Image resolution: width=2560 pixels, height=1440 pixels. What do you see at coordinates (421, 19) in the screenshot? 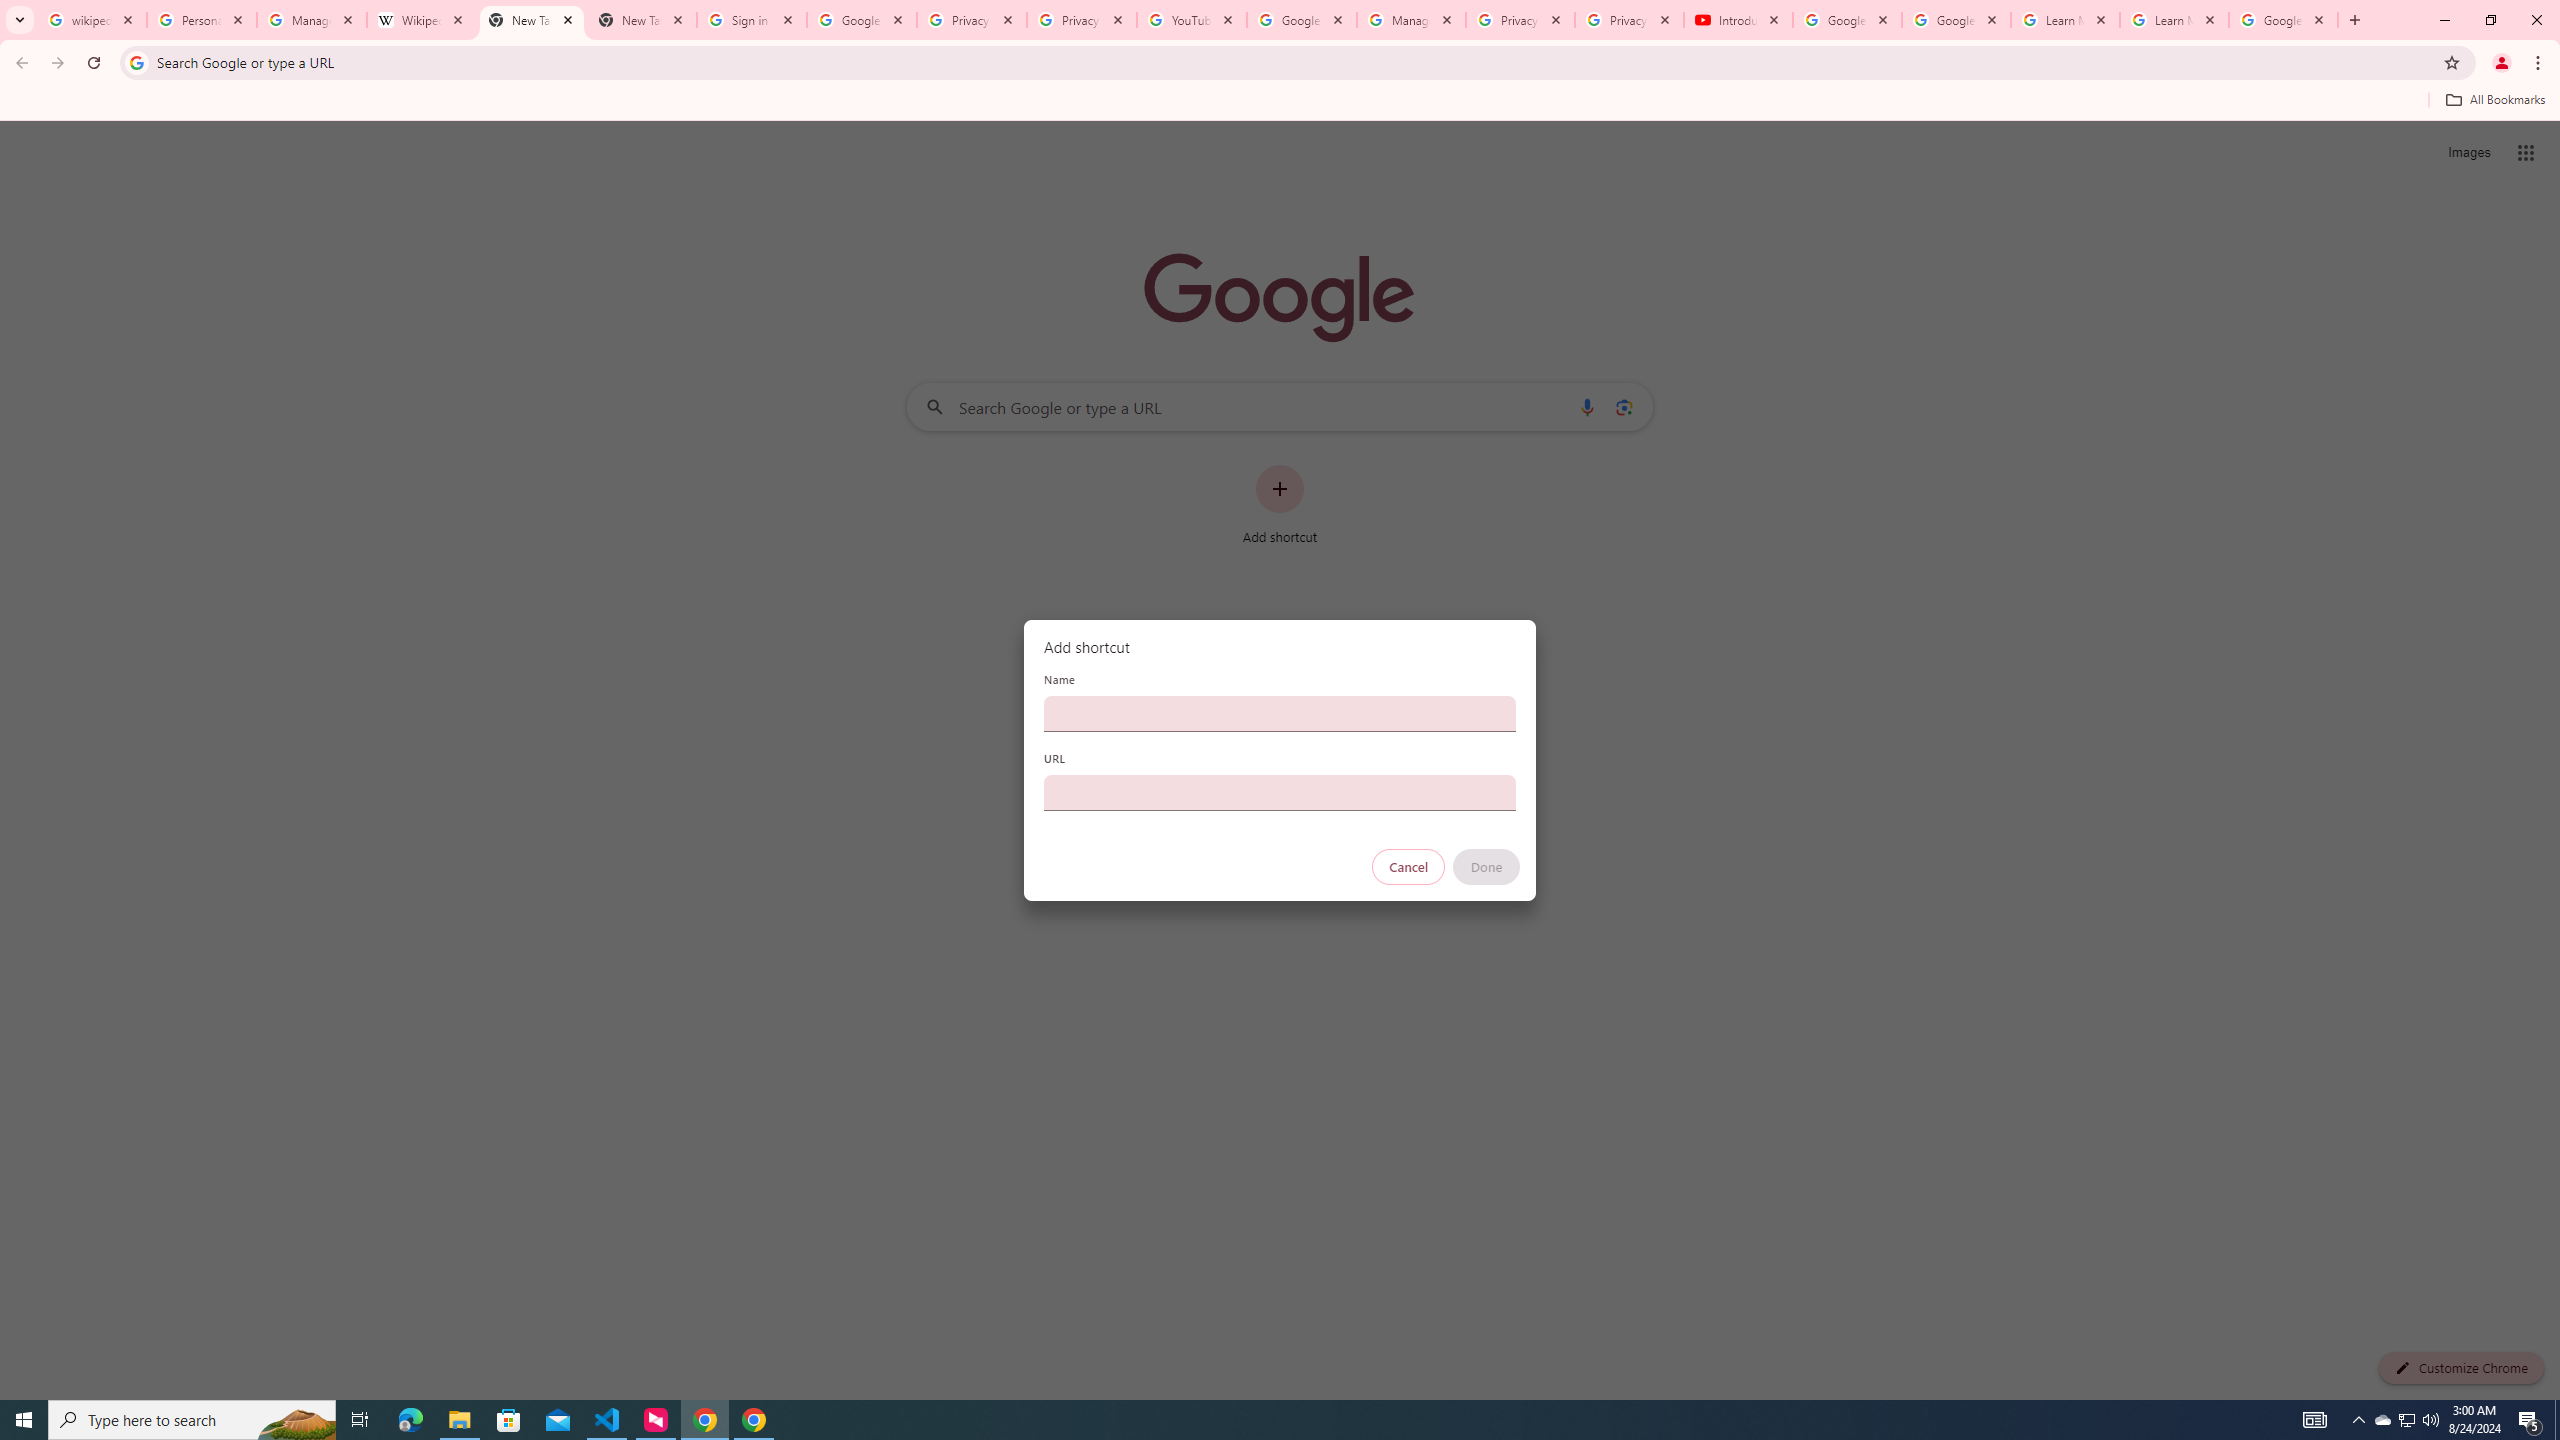
I see `'Wikipedia:Edit requests - Wikipedia'` at bounding box center [421, 19].